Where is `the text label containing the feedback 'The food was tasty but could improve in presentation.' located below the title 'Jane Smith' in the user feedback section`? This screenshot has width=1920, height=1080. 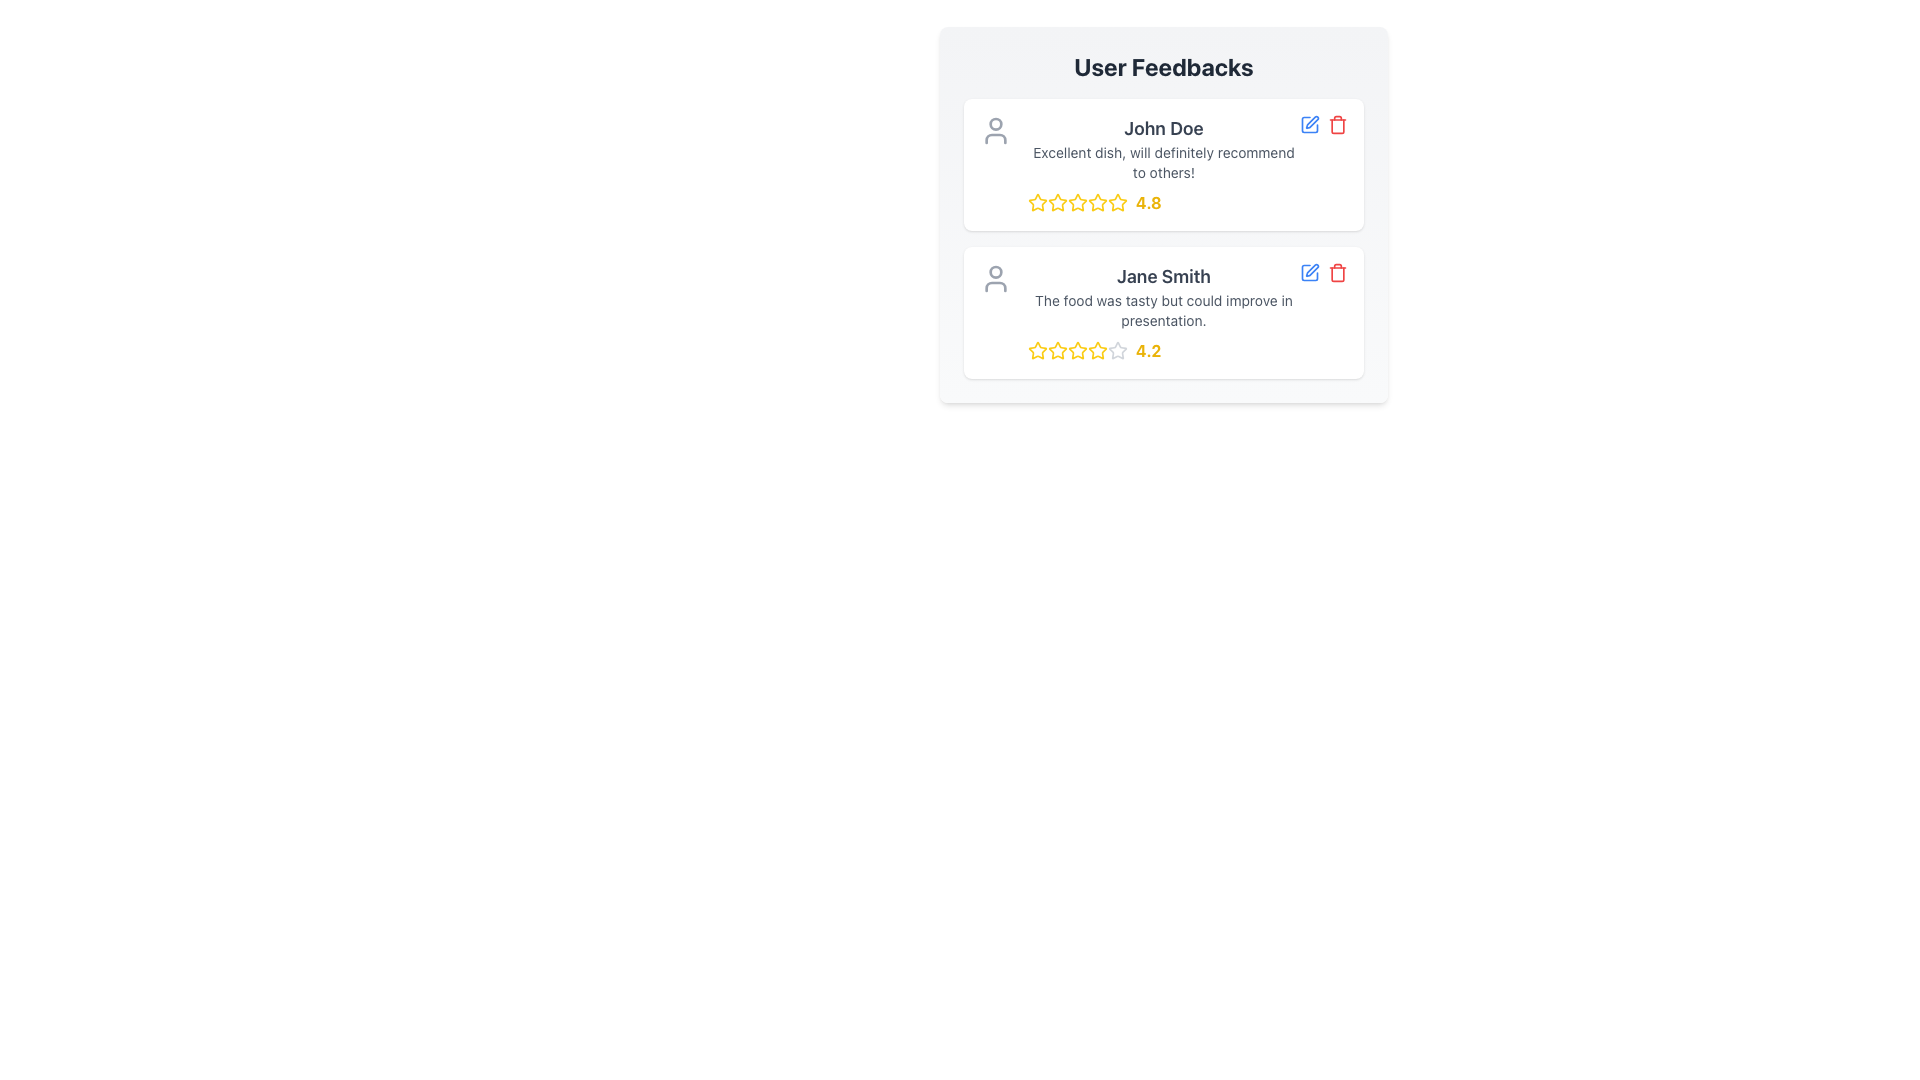 the text label containing the feedback 'The food was tasty but could improve in presentation.' located below the title 'Jane Smith' in the user feedback section is located at coordinates (1163, 311).